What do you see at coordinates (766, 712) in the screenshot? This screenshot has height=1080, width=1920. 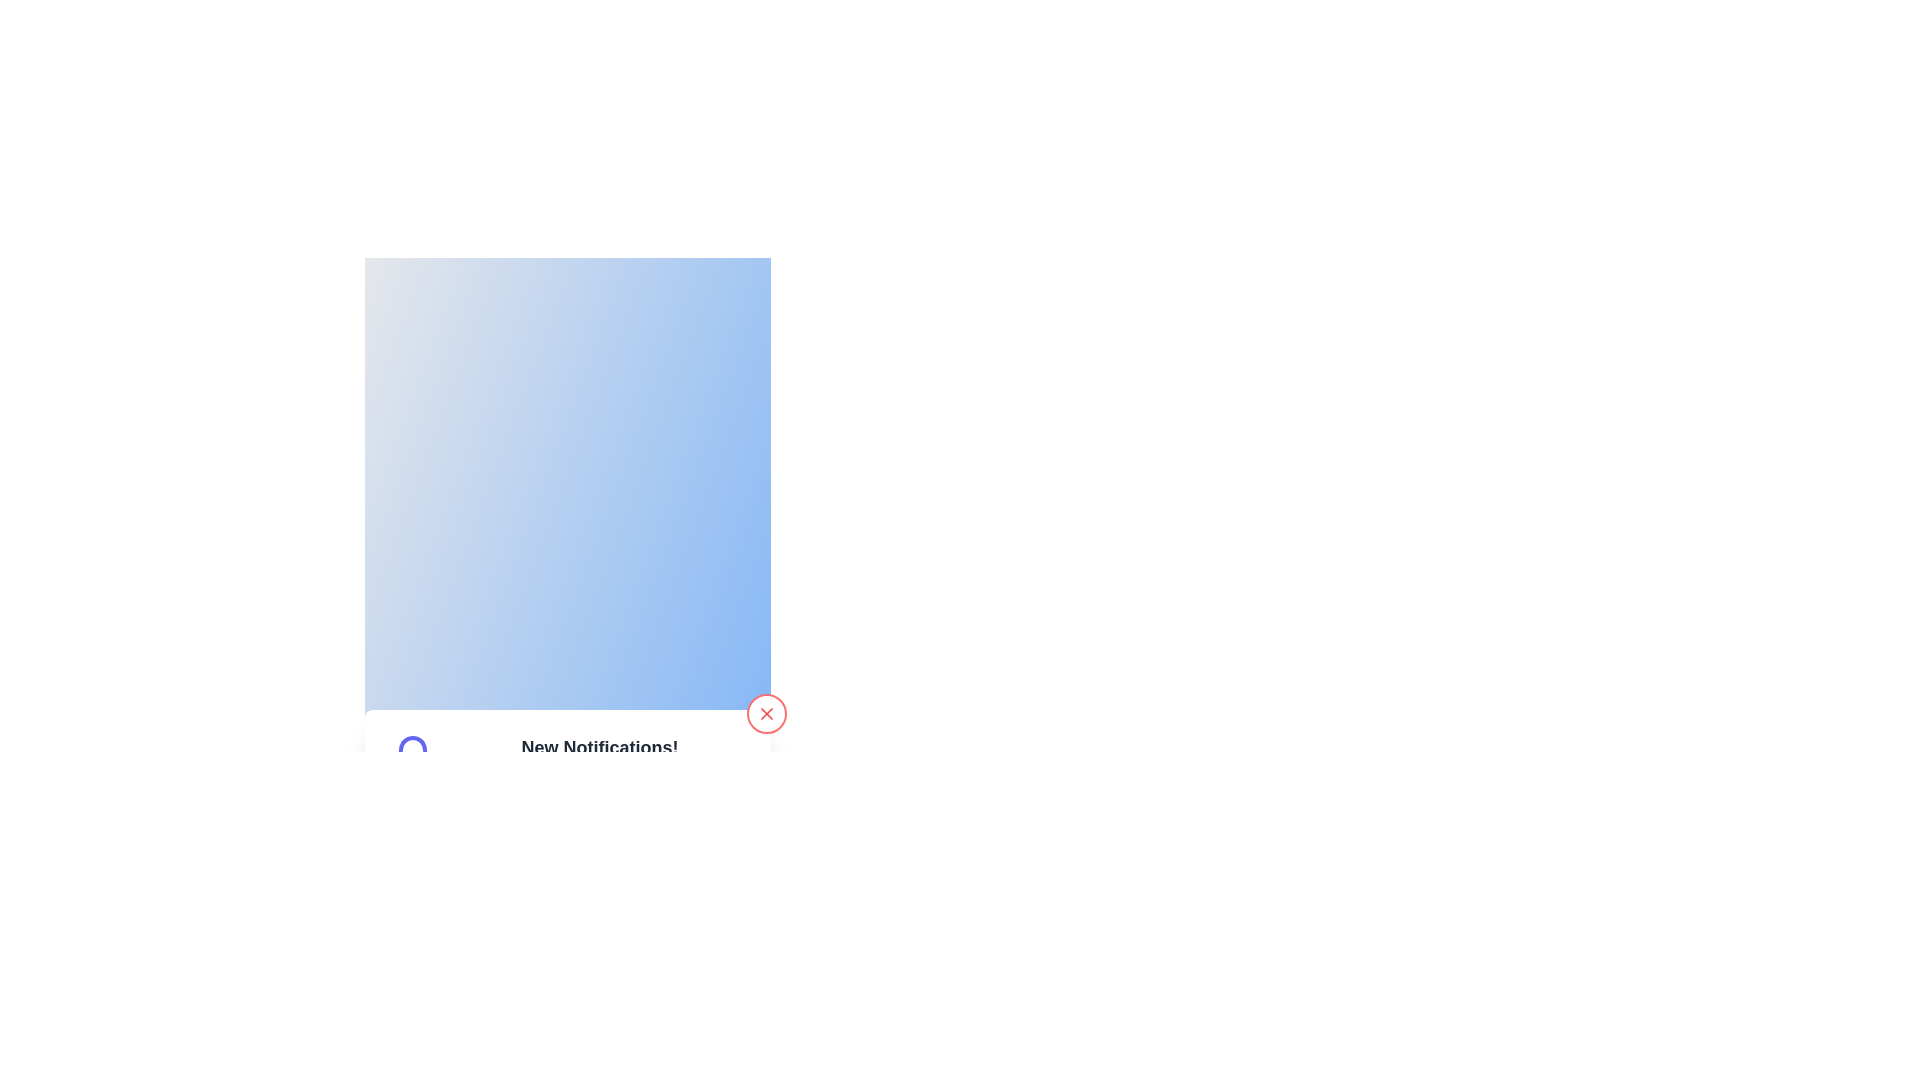 I see `the close icon, which is a small 'X' within a red circular border` at bounding box center [766, 712].